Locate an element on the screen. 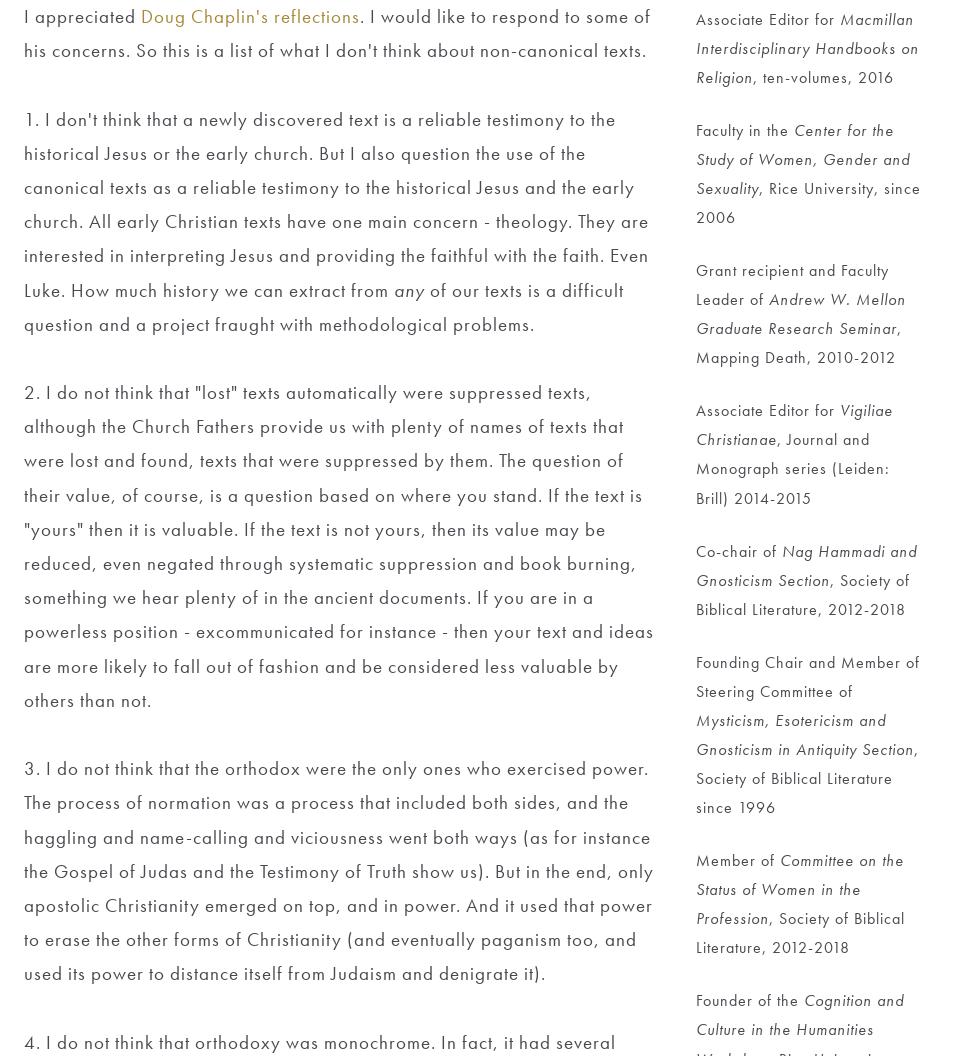 The height and width of the screenshot is (1056, 956). 'Founding Chair and Member of Steering Committee of' is located at coordinates (809, 676).